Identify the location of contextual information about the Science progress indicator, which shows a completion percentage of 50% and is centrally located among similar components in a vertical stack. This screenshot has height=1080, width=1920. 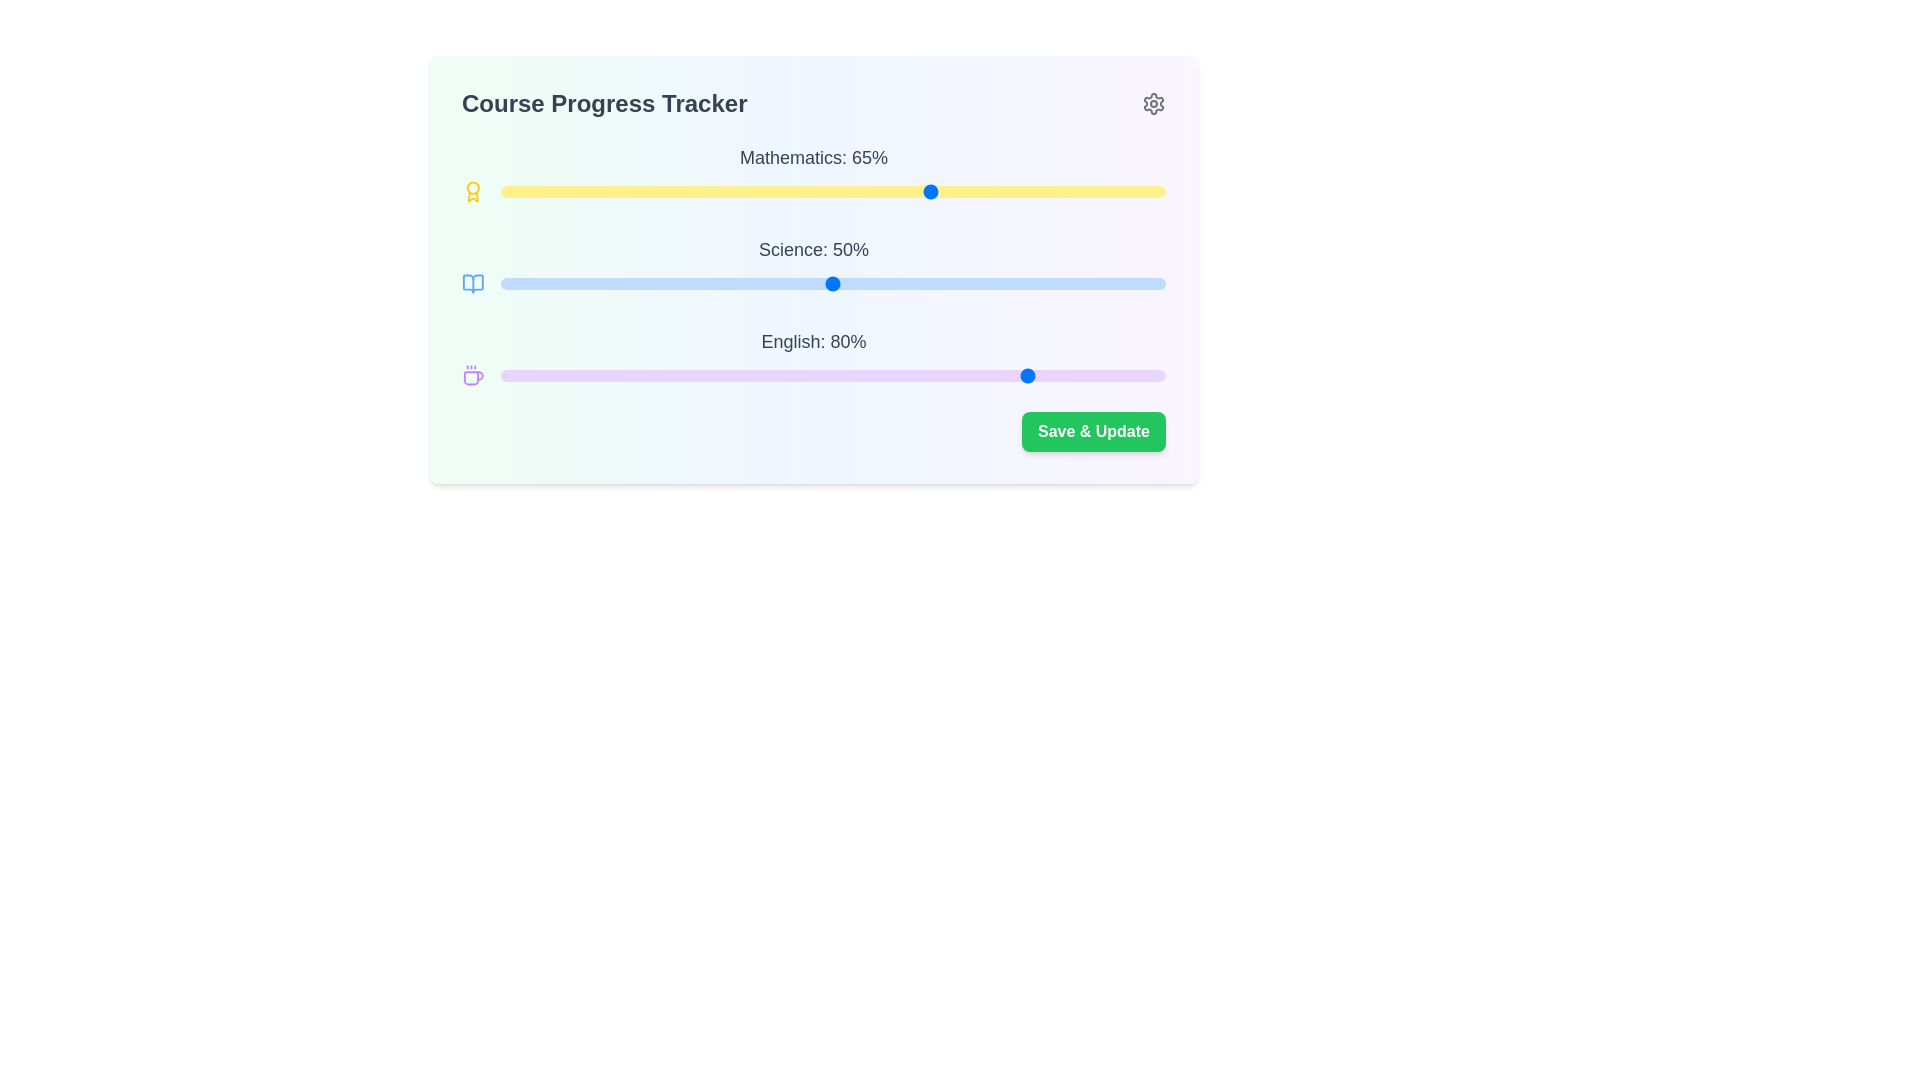
(814, 265).